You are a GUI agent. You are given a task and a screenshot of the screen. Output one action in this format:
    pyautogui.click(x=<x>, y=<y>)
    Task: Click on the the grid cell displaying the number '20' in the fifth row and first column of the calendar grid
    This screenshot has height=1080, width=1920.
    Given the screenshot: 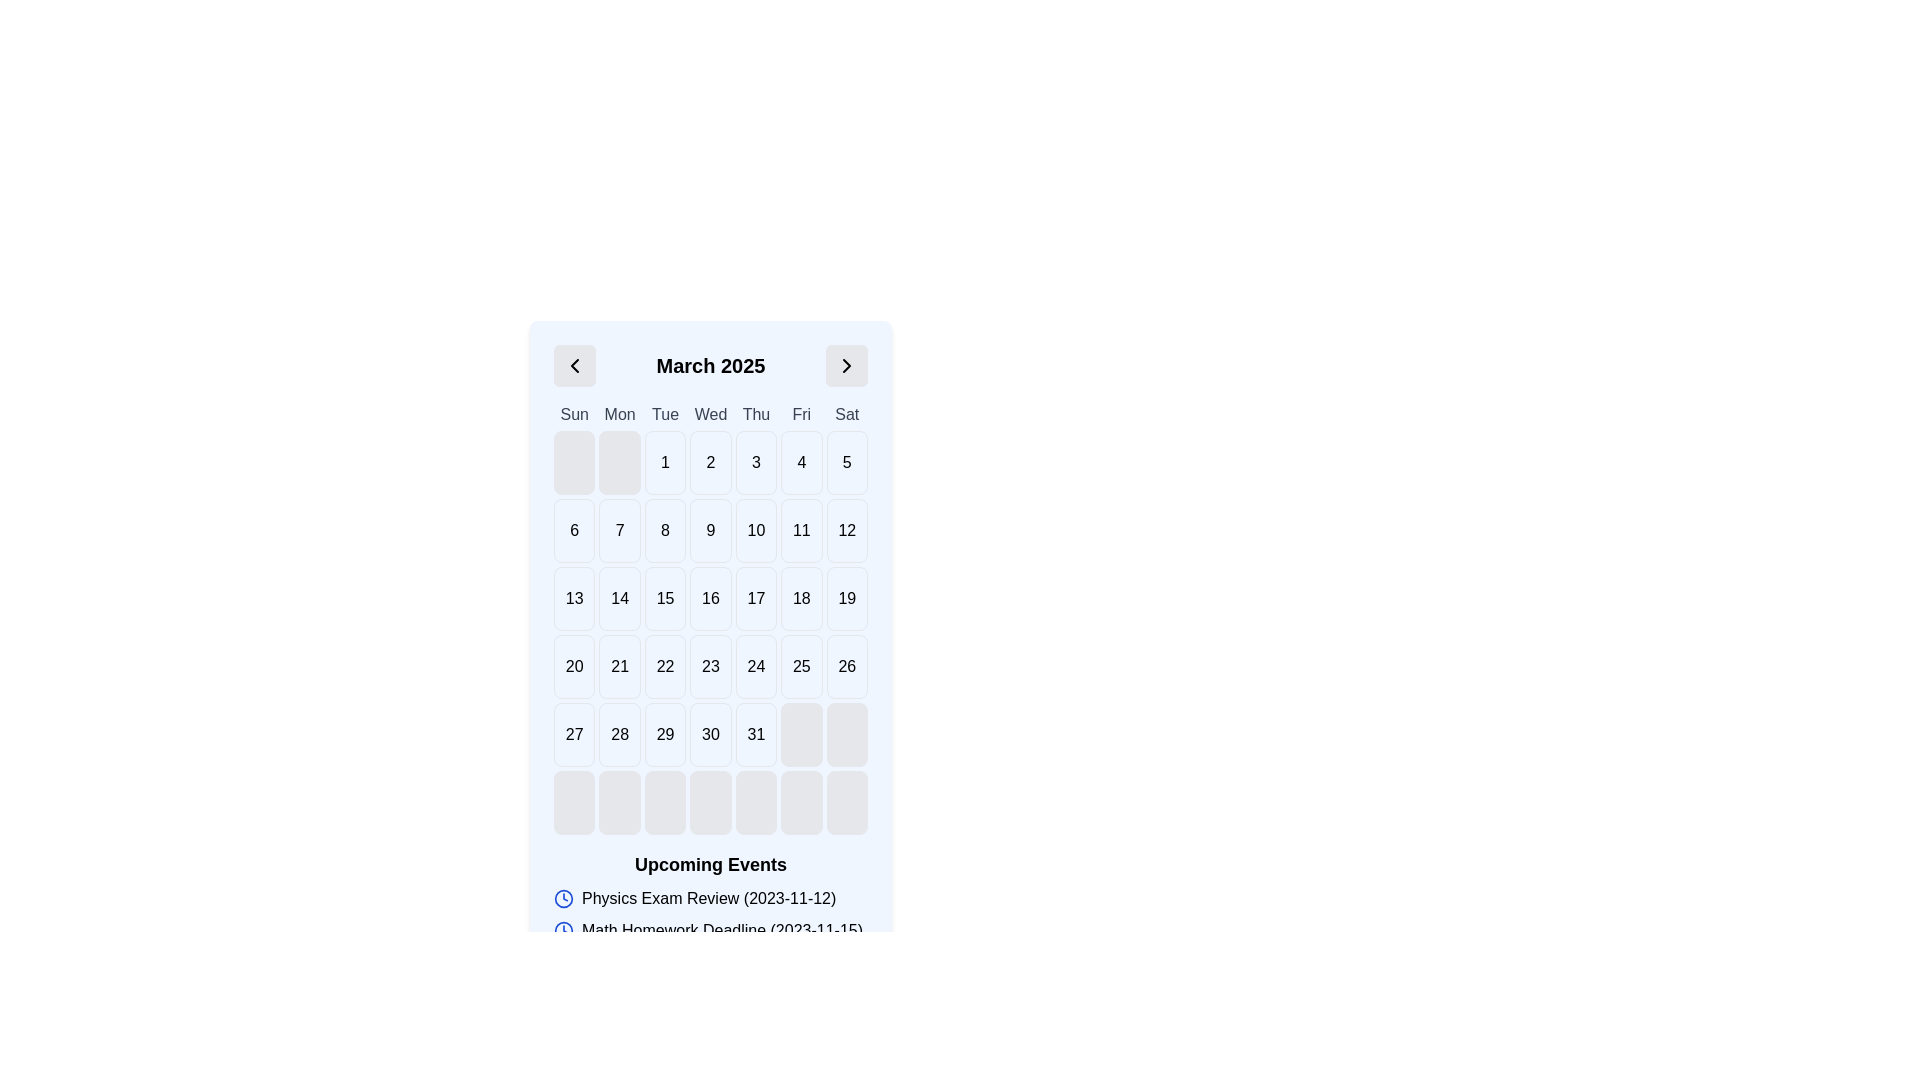 What is the action you would take?
    pyautogui.click(x=573, y=667)
    